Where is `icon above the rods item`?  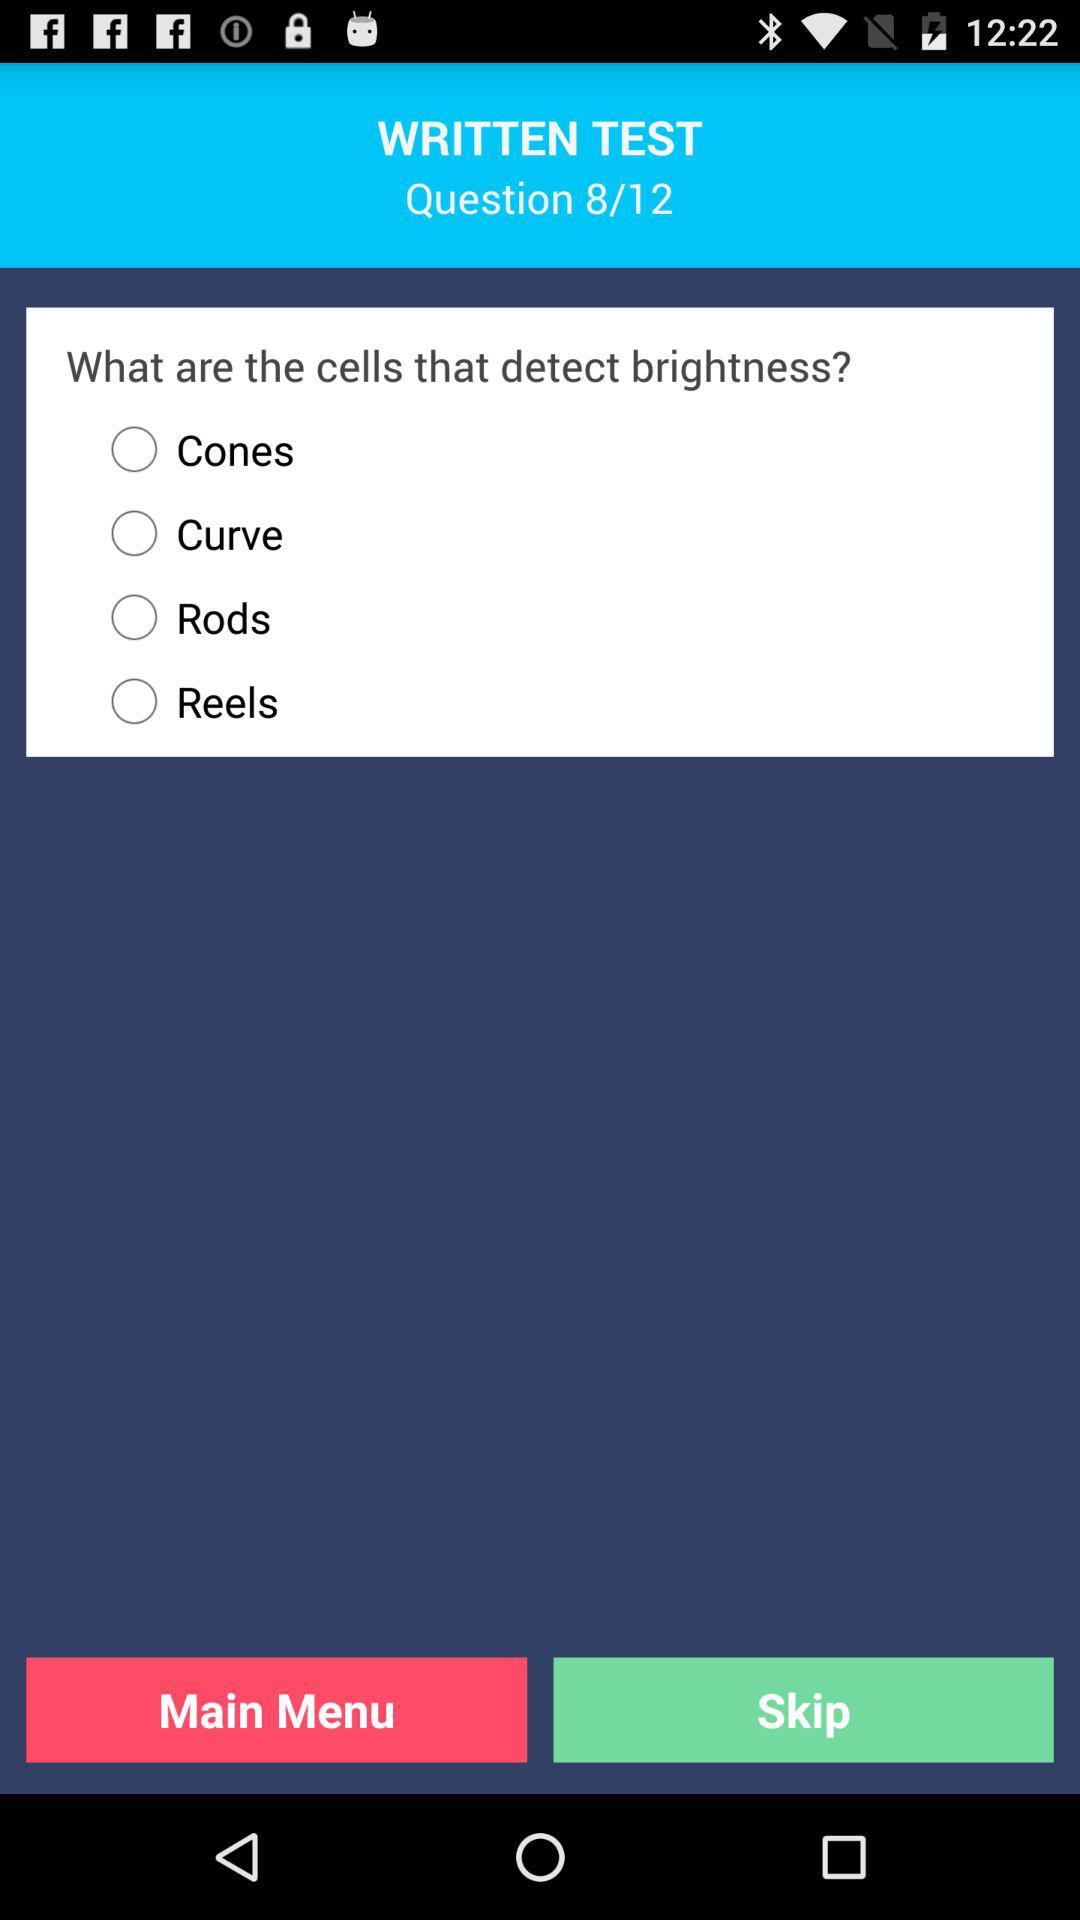 icon above the rods item is located at coordinates (187, 533).